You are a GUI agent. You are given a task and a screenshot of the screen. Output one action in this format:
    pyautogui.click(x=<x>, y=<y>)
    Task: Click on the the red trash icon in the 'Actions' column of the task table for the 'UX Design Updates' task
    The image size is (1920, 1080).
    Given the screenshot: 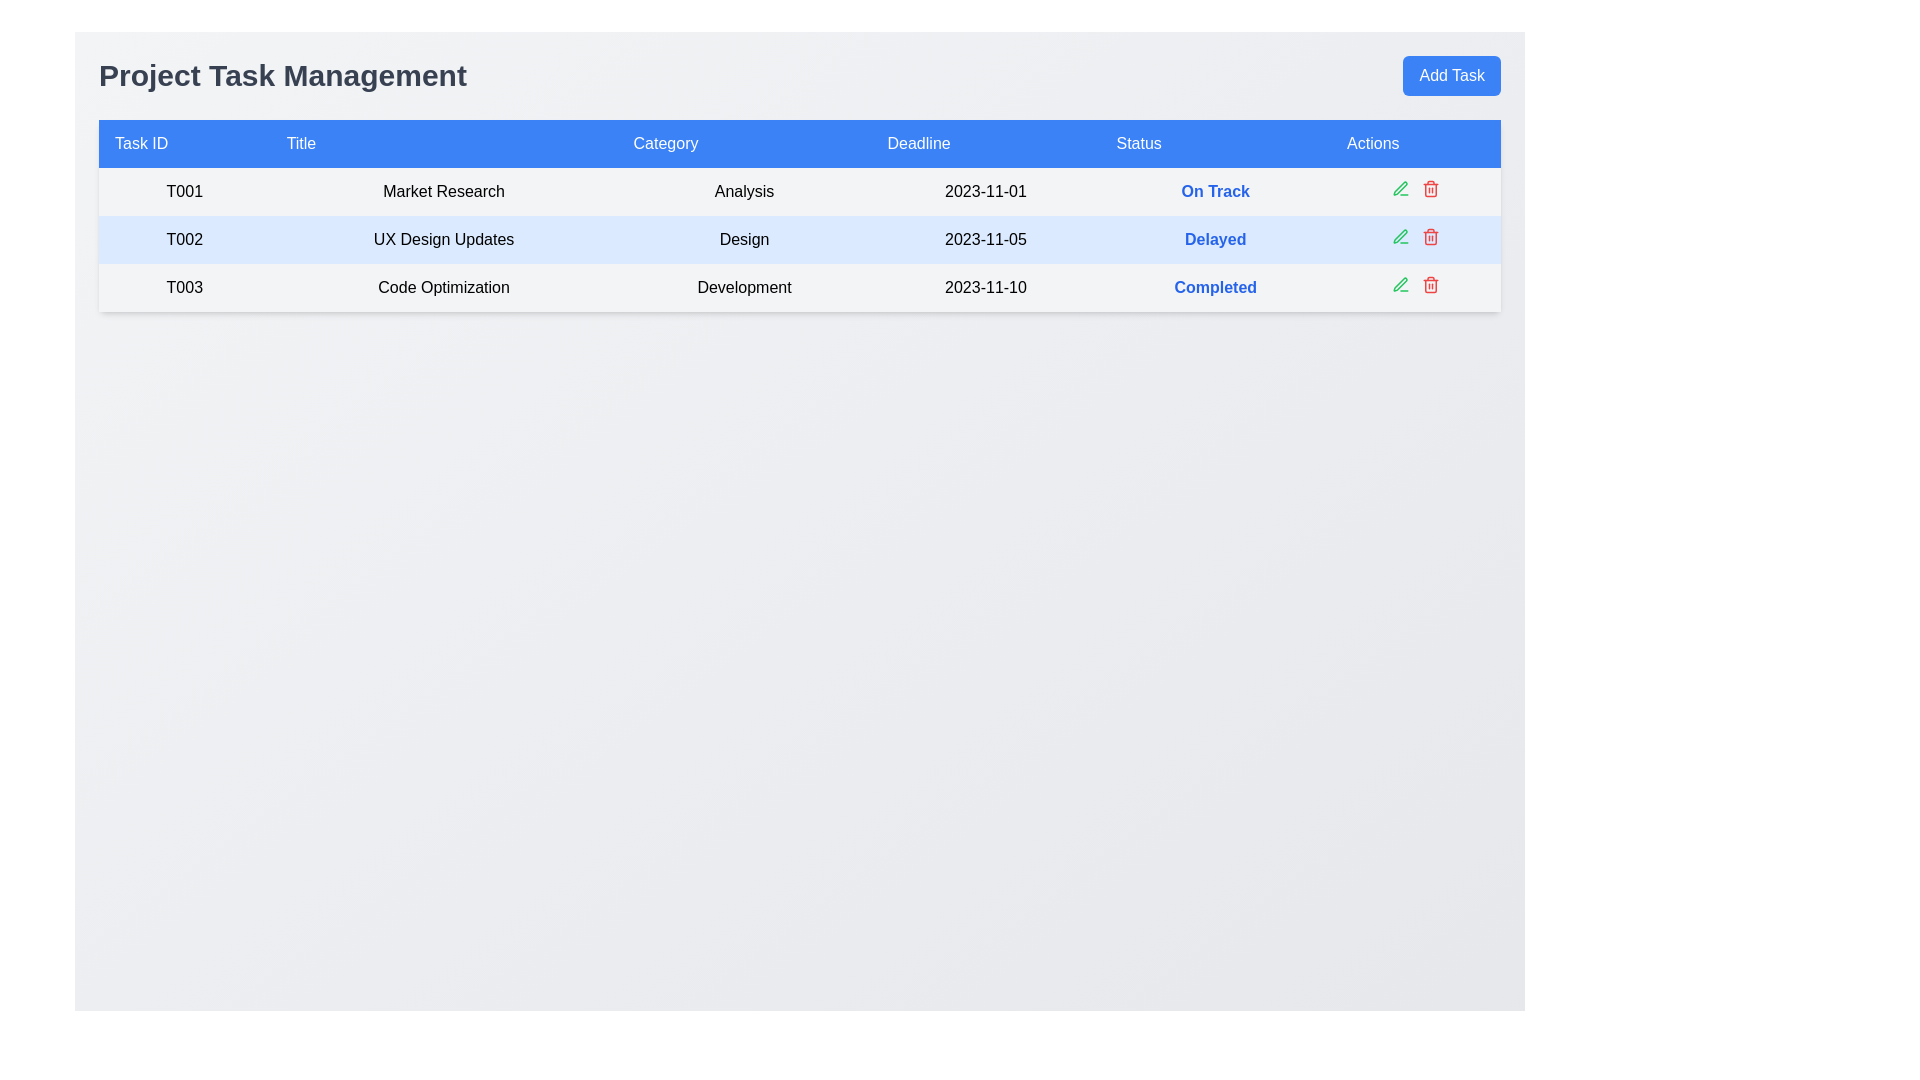 What is the action you would take?
    pyautogui.click(x=1429, y=235)
    